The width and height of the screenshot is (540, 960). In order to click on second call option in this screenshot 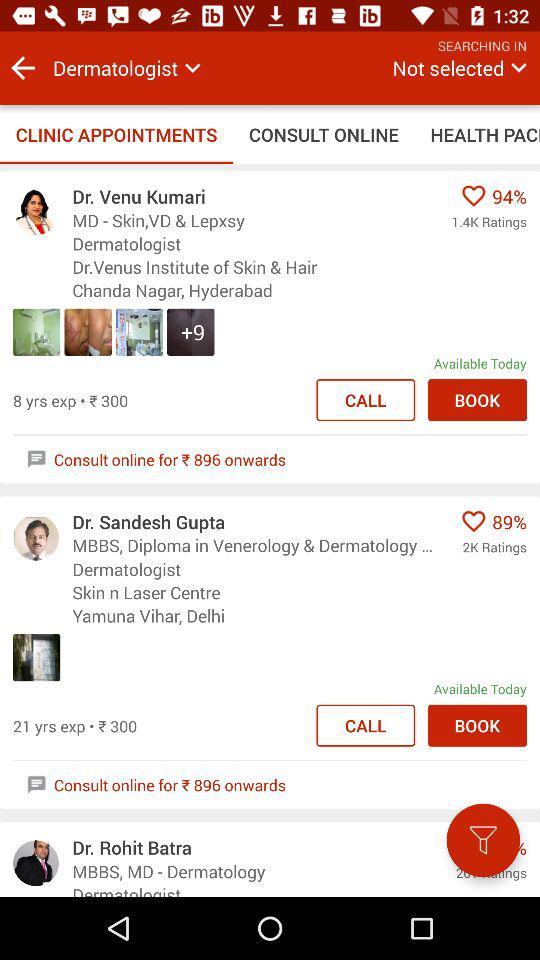, I will do `click(365, 724)`.